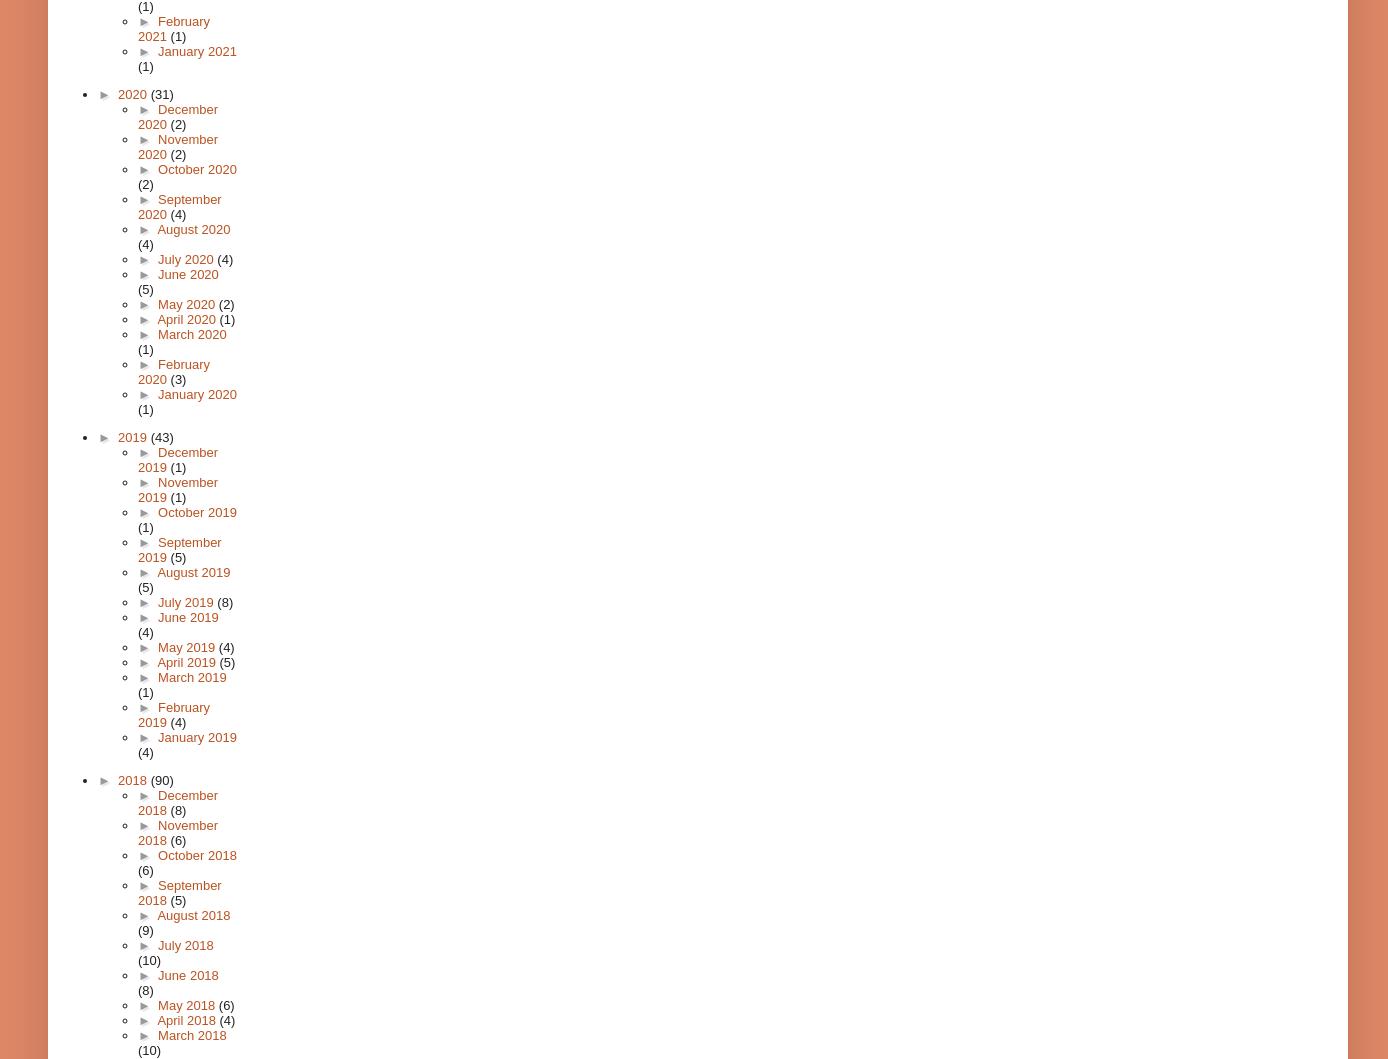 The width and height of the screenshot is (1388, 1059). Describe the element at coordinates (176, 116) in the screenshot. I see `'December 2020'` at that location.